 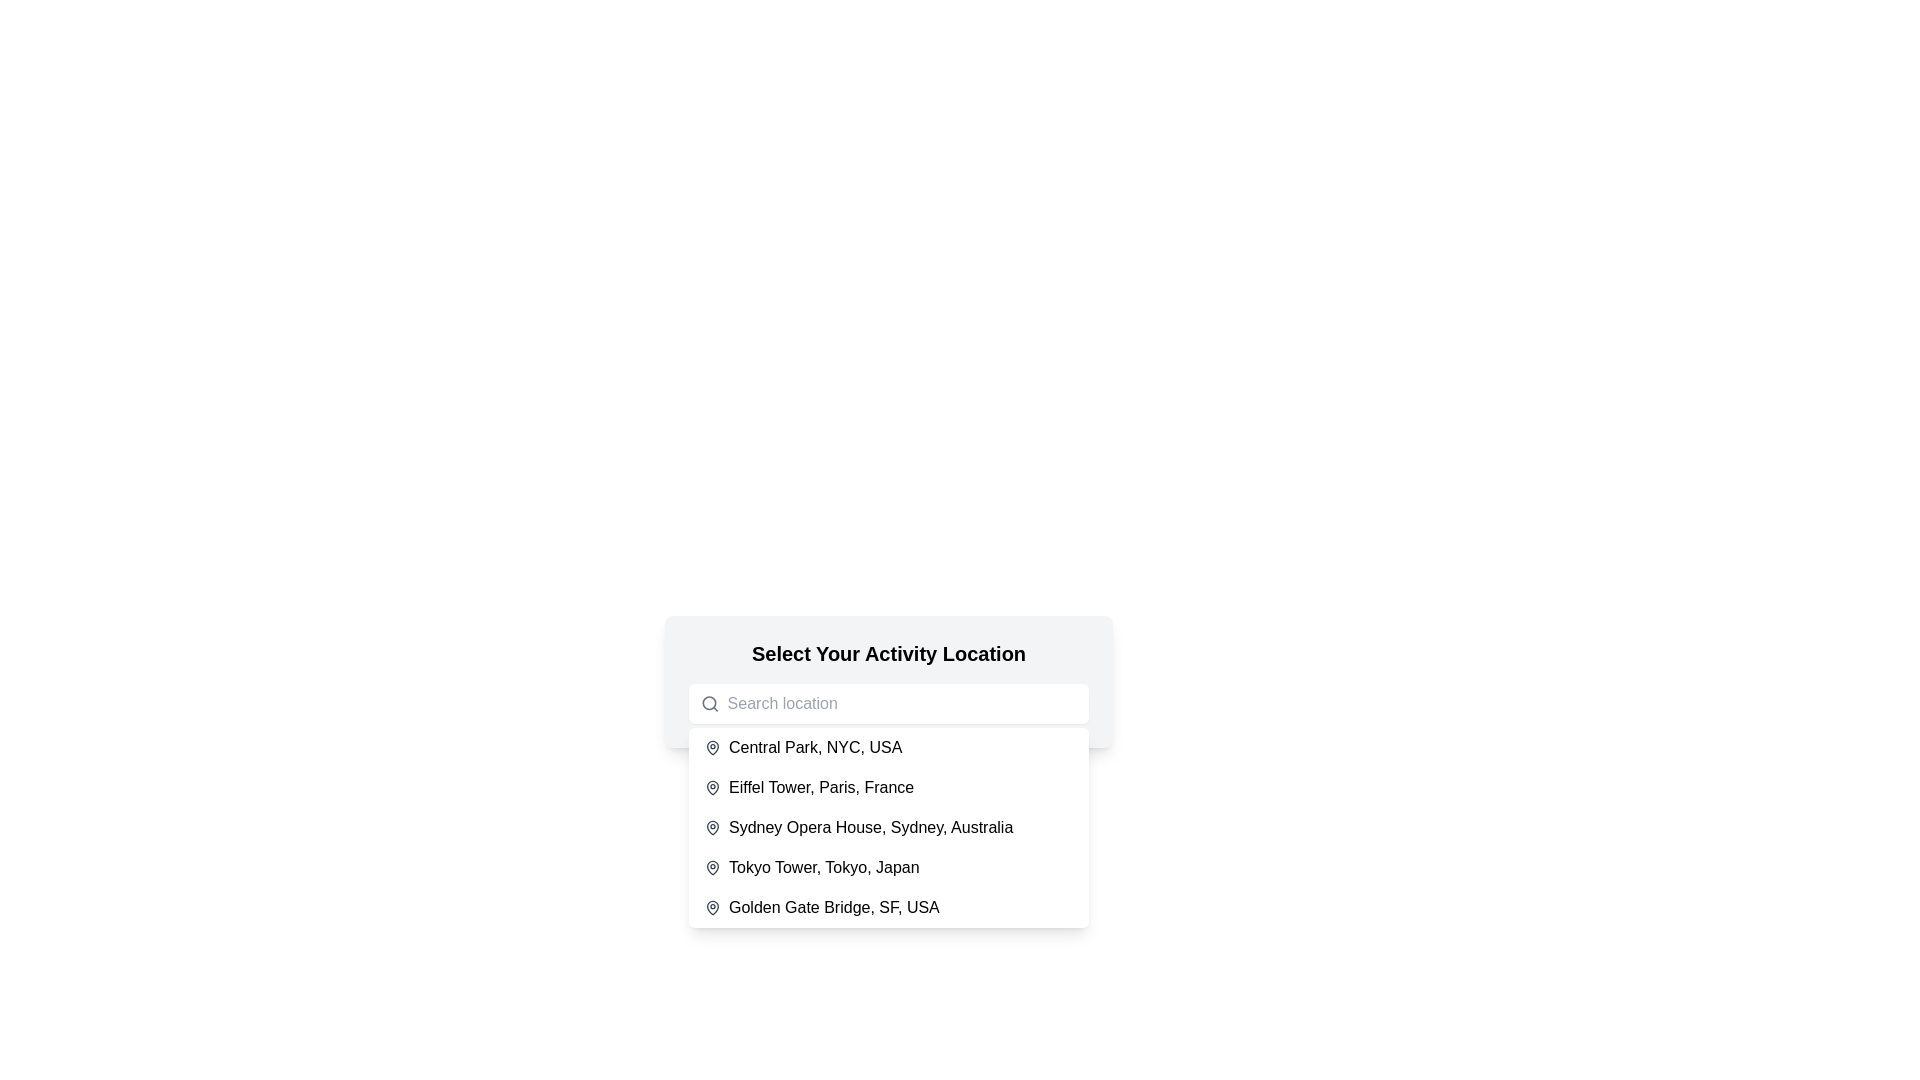 What do you see at coordinates (887, 828) in the screenshot?
I see `the dropdown menu below the search input field` at bounding box center [887, 828].